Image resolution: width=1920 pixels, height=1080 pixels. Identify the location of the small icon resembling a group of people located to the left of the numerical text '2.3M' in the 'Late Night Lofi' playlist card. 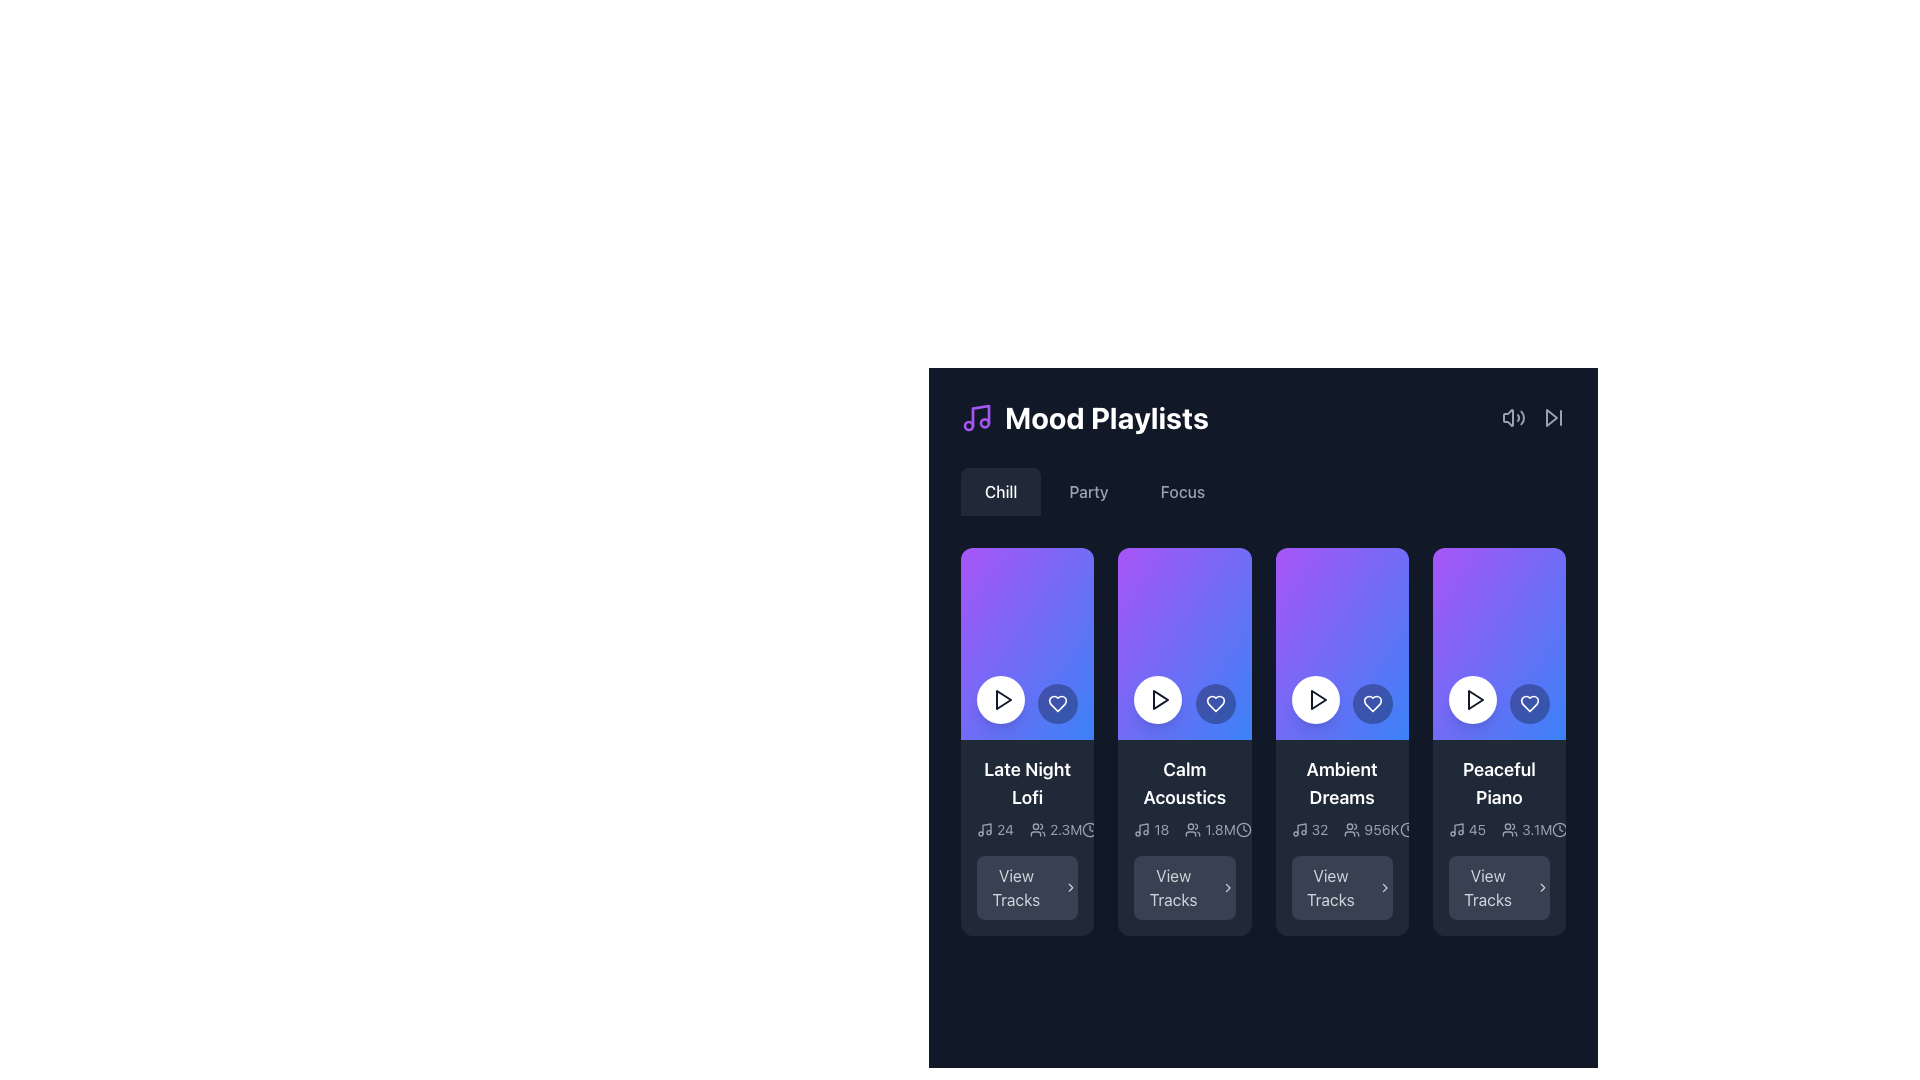
(1037, 829).